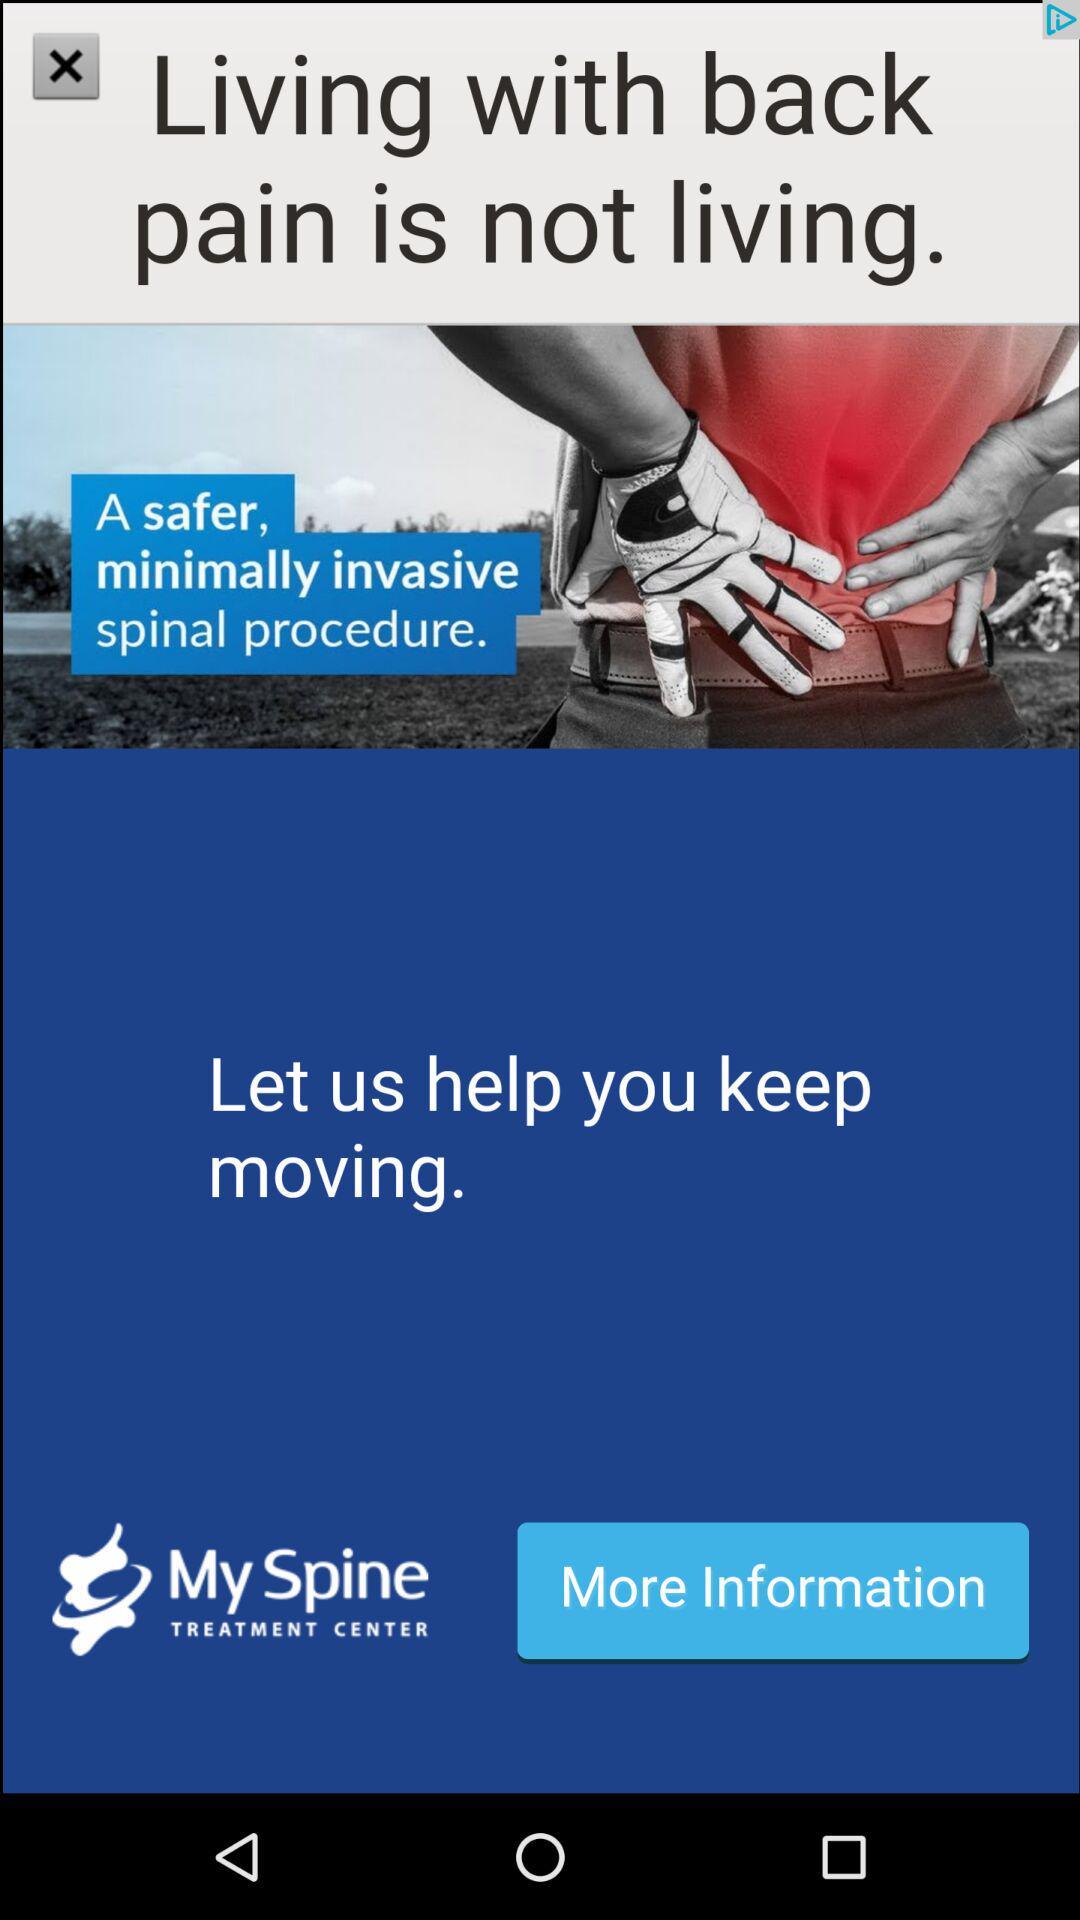 The width and height of the screenshot is (1080, 1920). I want to click on the close icon, so click(64, 70).